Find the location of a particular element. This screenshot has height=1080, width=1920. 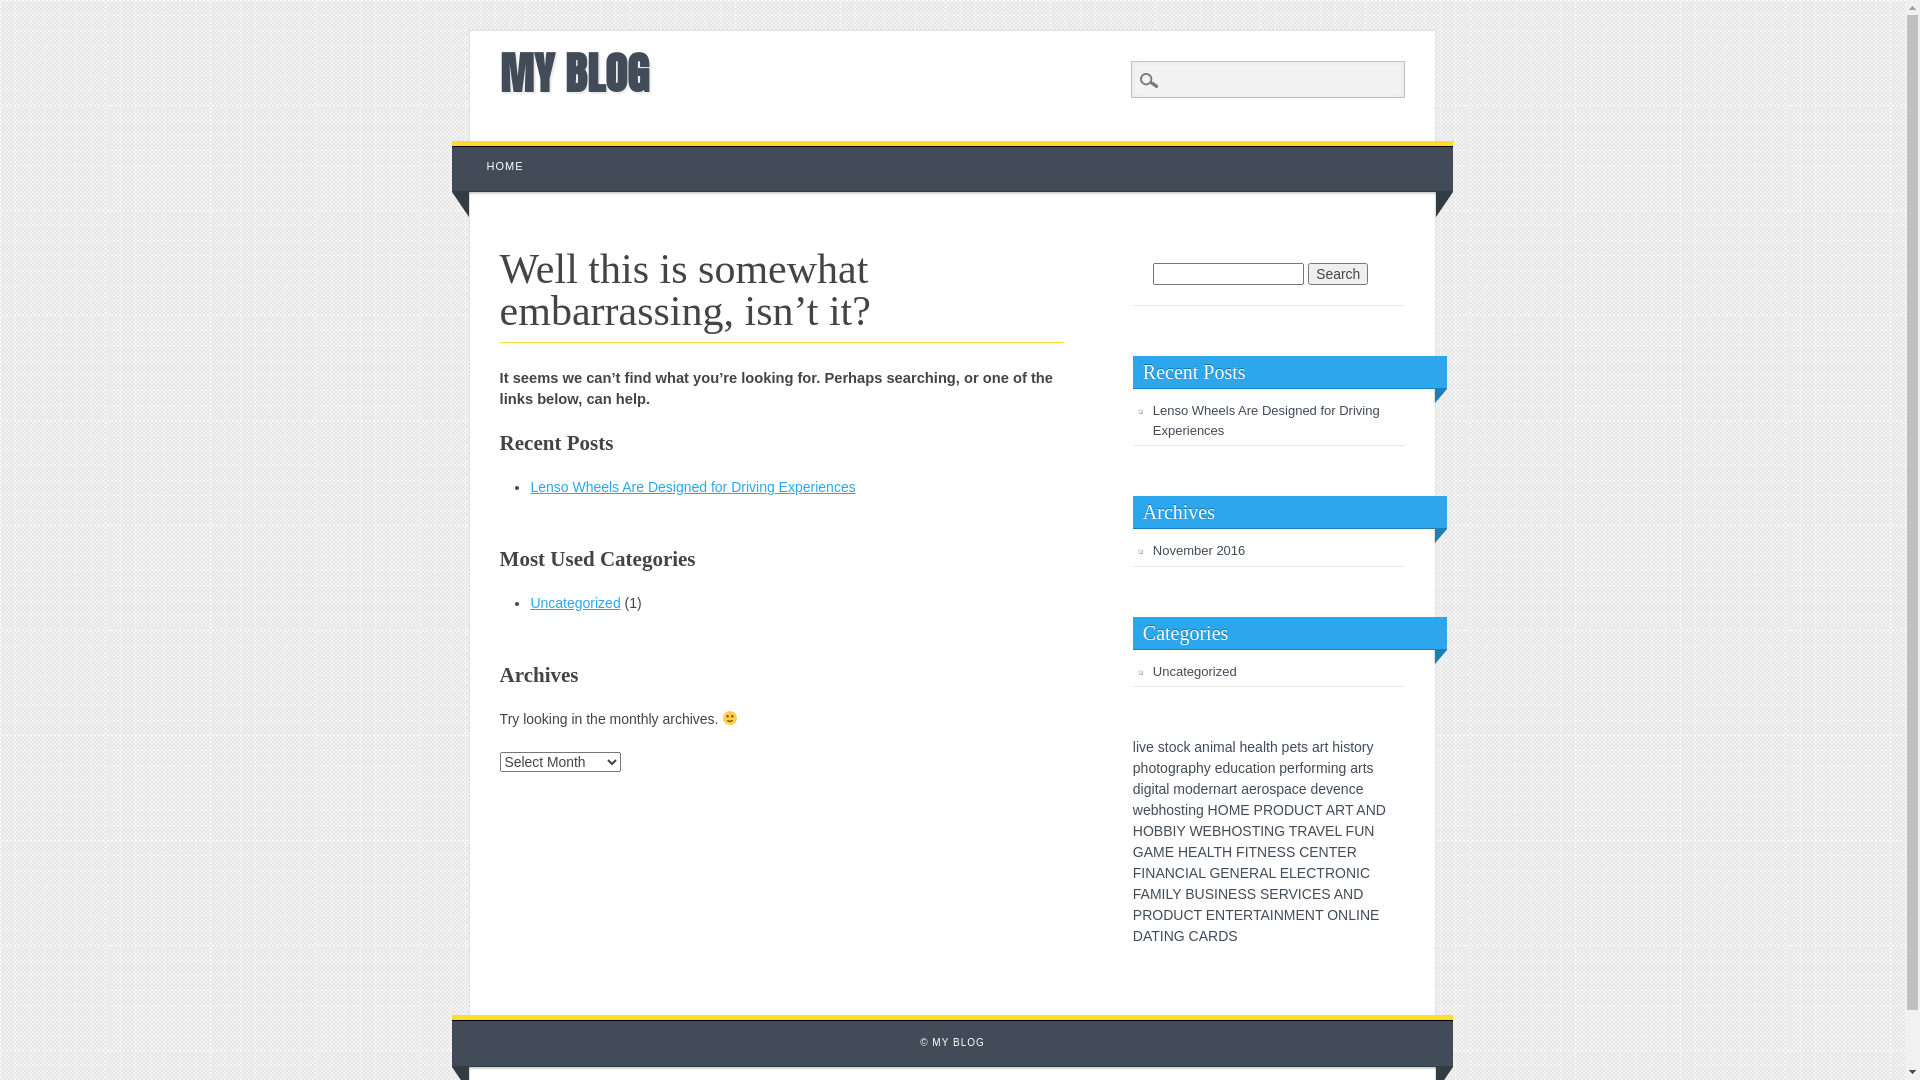

't' is located at coordinates (1324, 747).